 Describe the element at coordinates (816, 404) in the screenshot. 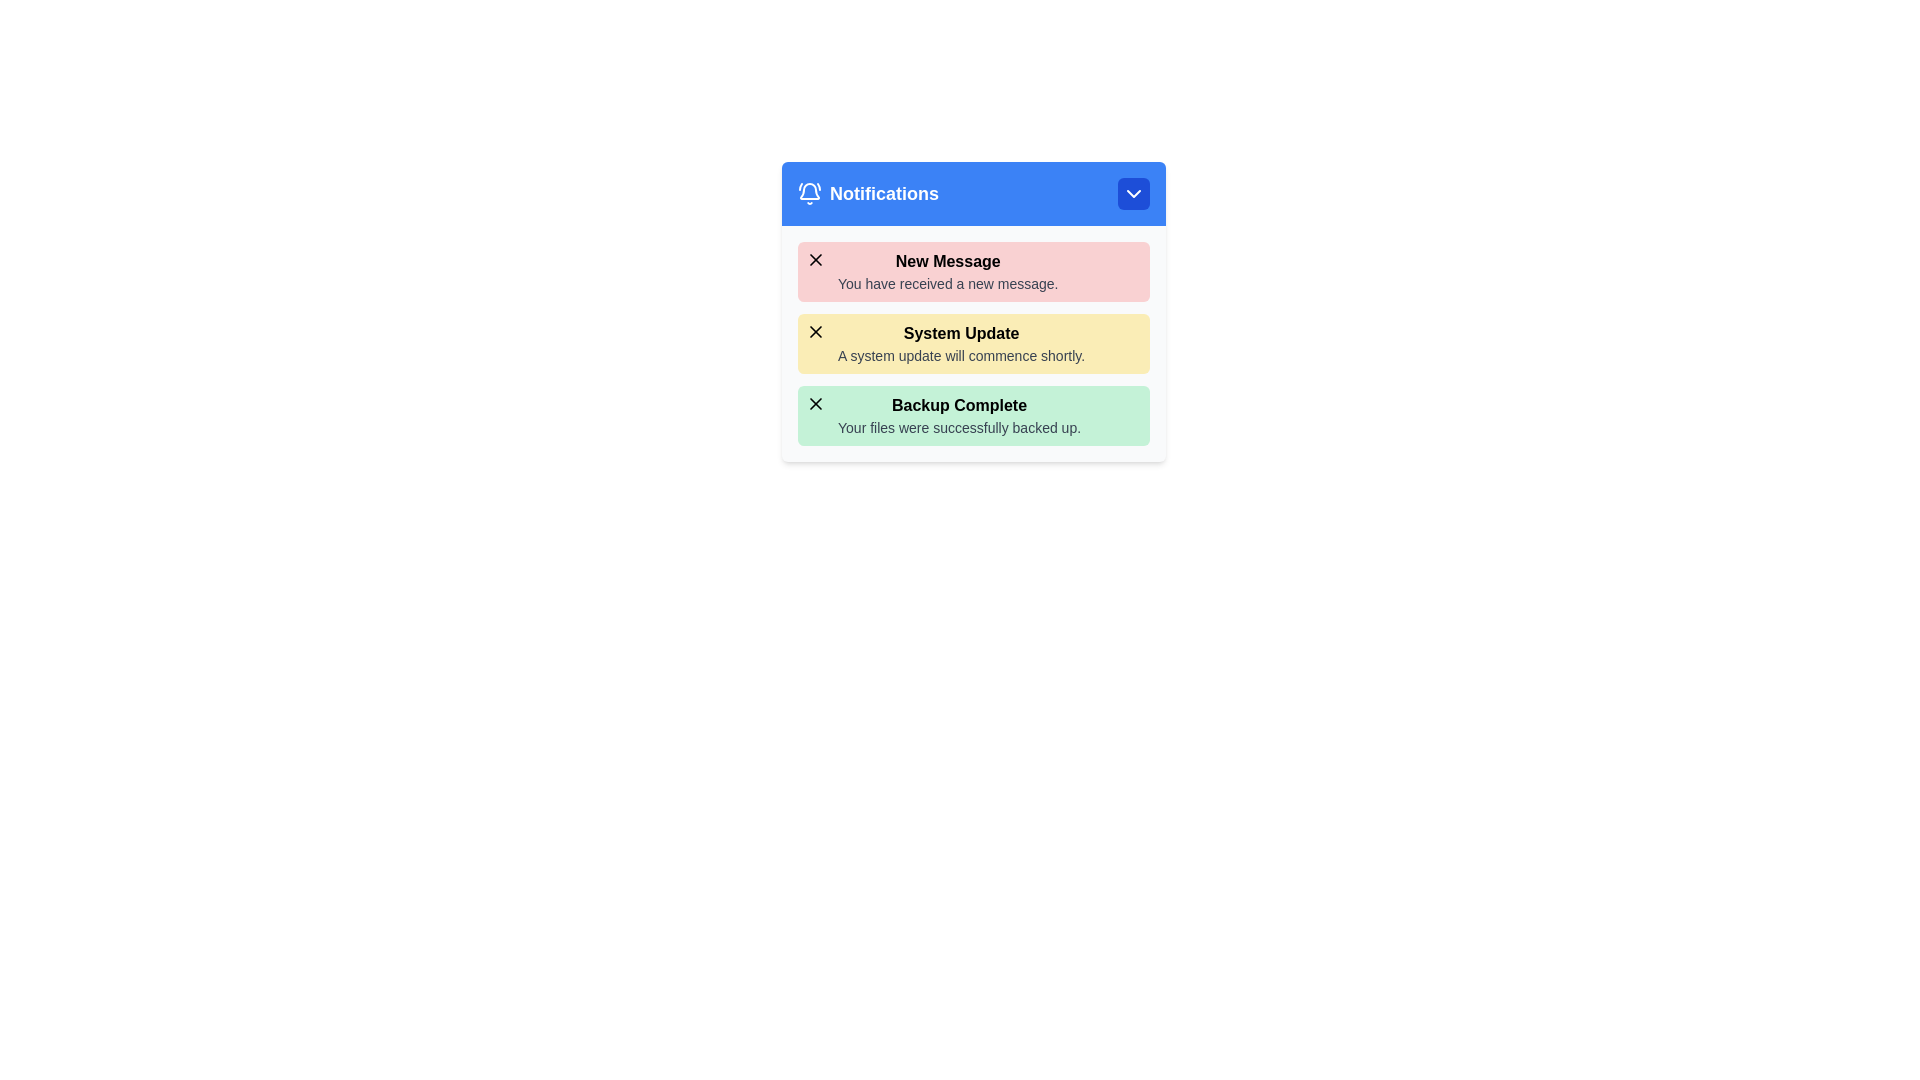

I see `the close icon in the third notification row` at that location.